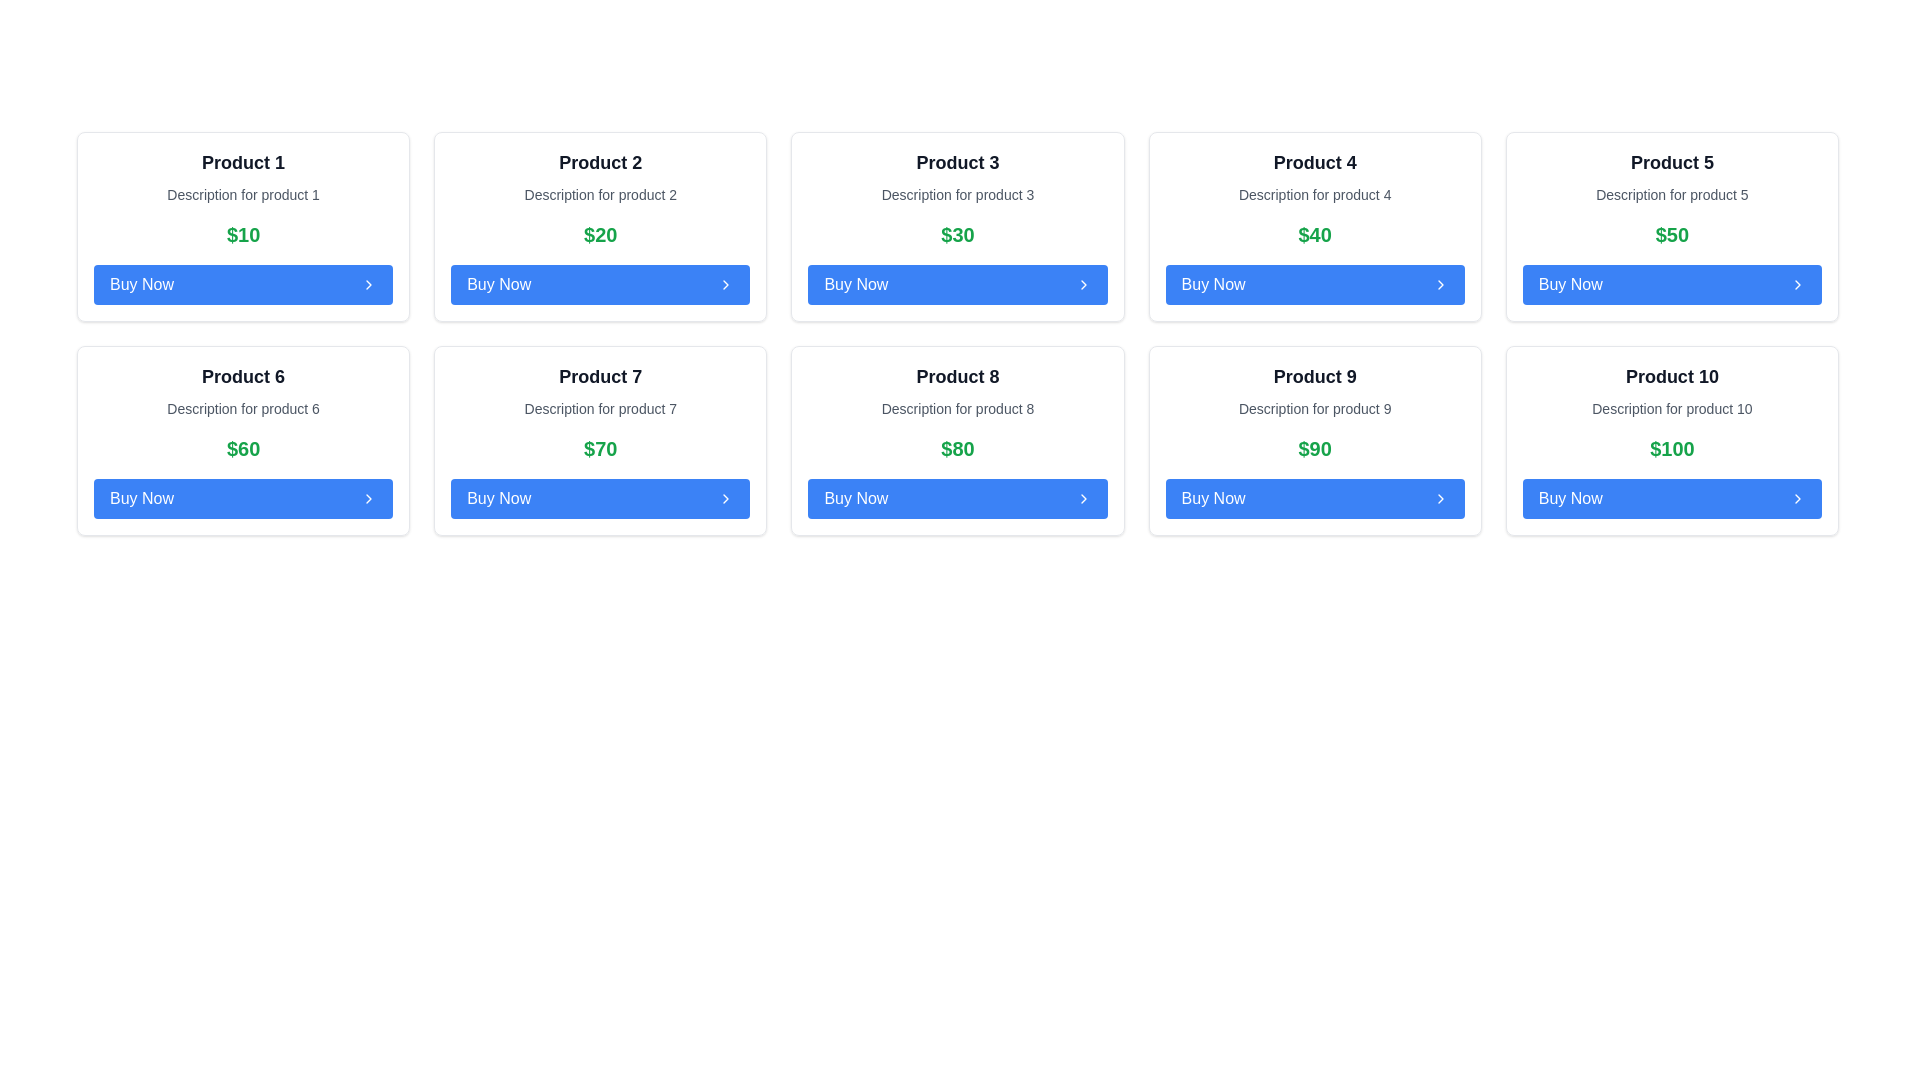 The image size is (1920, 1080). Describe the element at coordinates (957, 195) in the screenshot. I see `the non-interactive description text label located in the 'Product 3' card, positioned below 'Product 3' and above the price '$30'` at that location.